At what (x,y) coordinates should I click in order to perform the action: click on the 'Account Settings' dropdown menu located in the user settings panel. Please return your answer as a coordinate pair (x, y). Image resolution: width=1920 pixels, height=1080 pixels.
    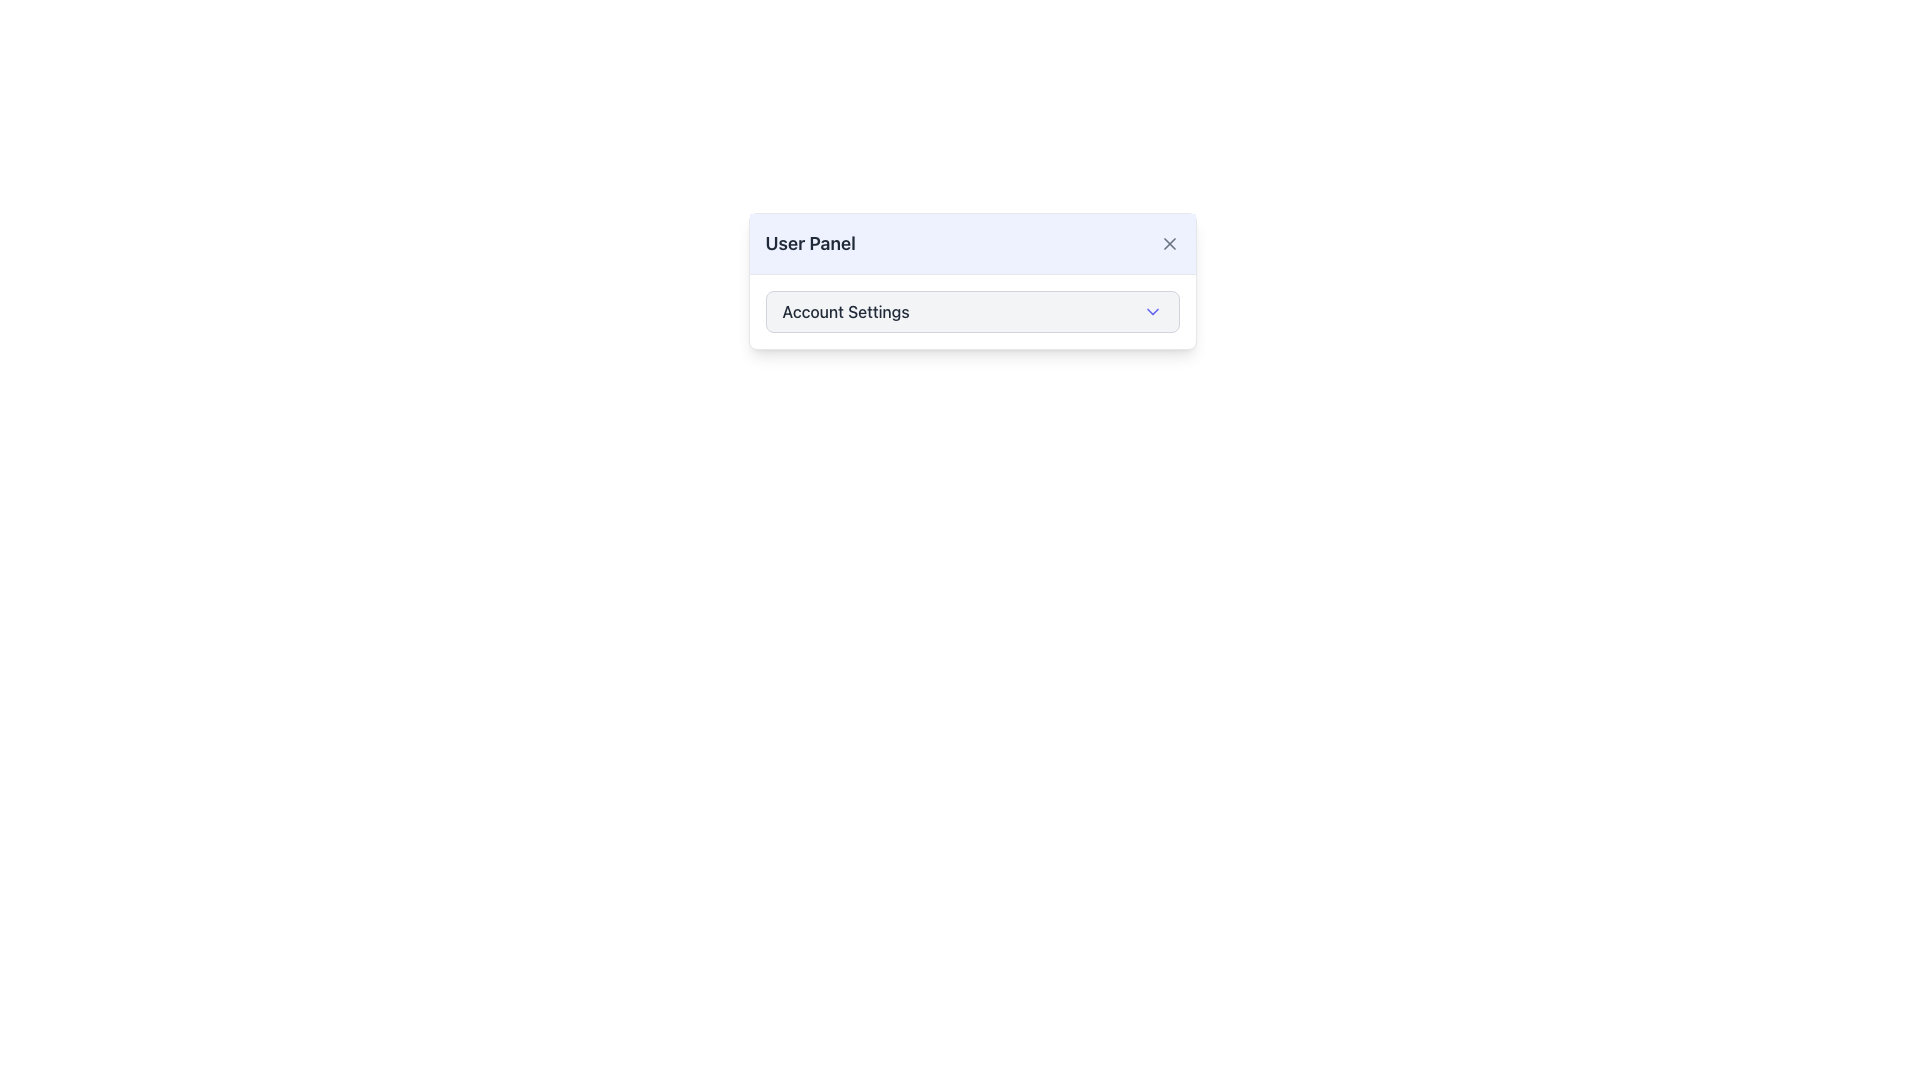
    Looking at the image, I should click on (972, 281).